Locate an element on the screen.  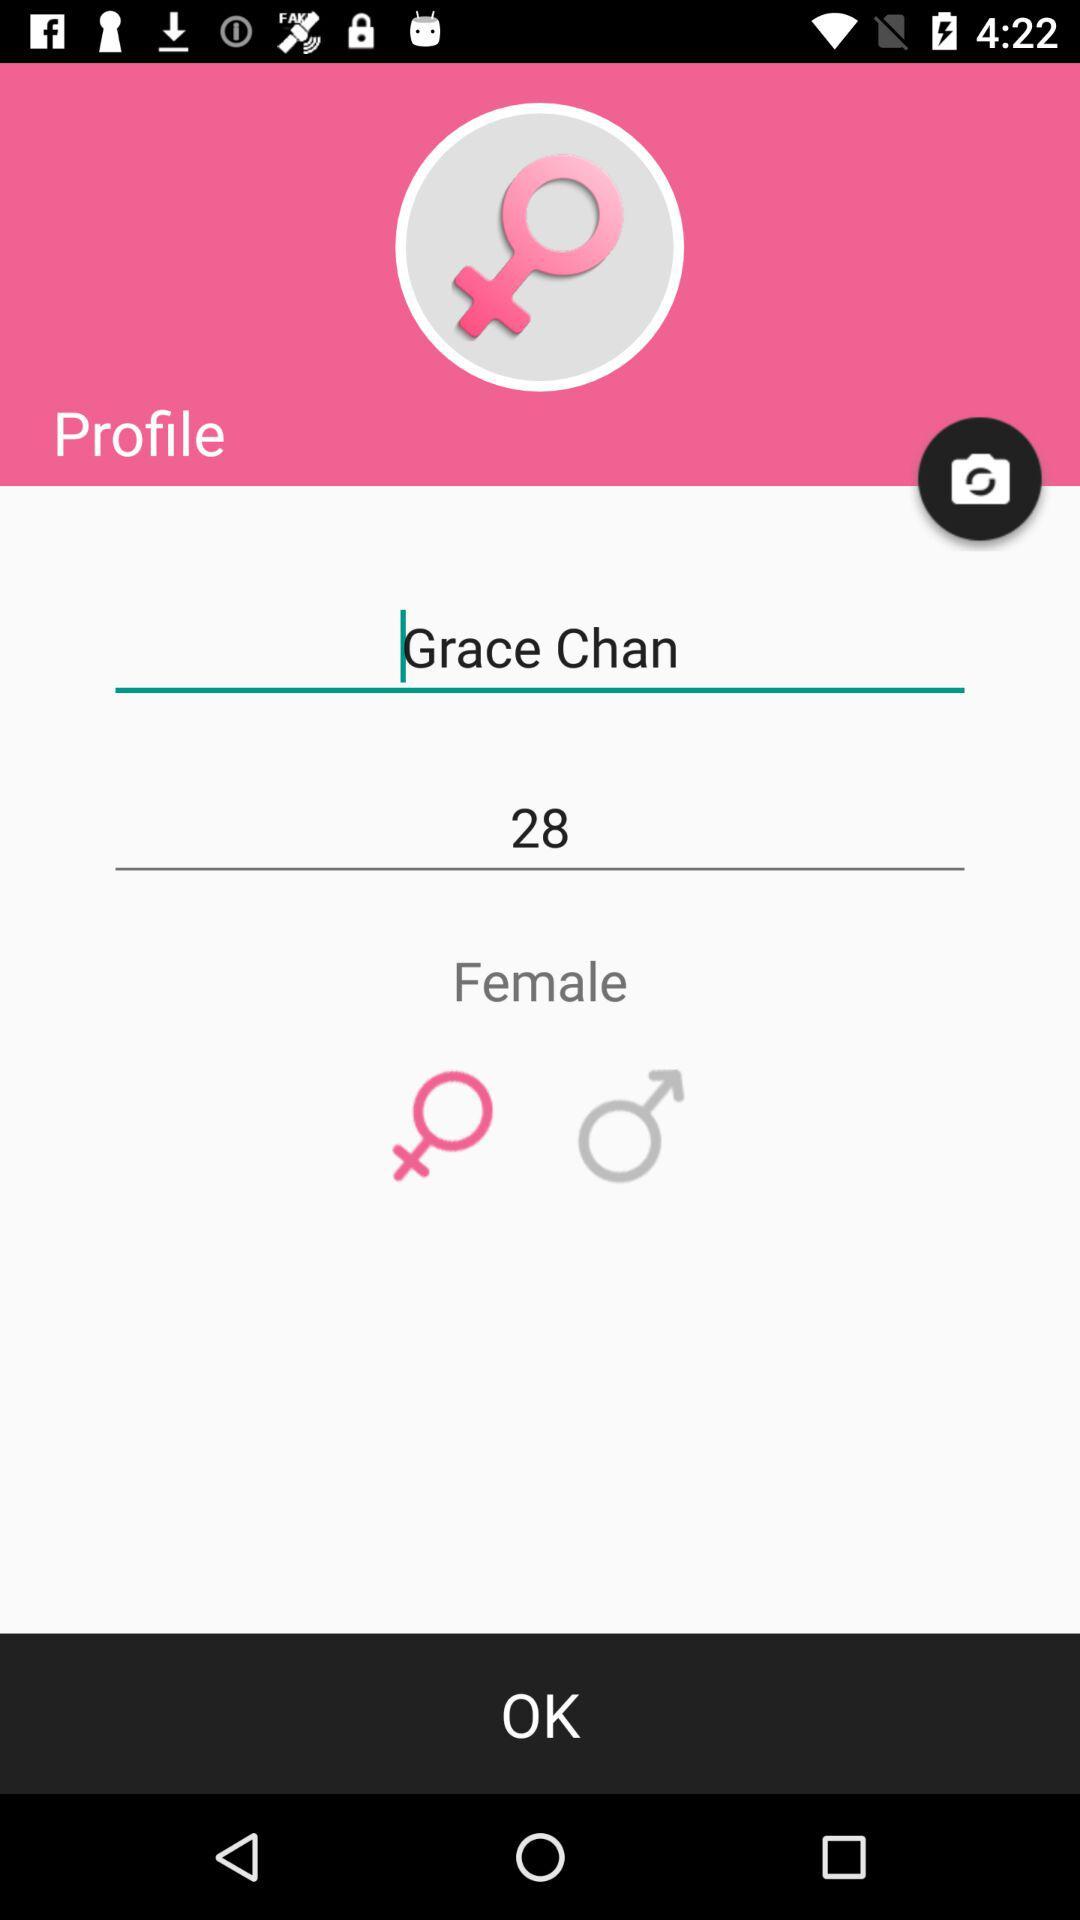
icon below the grace chan icon is located at coordinates (540, 827).